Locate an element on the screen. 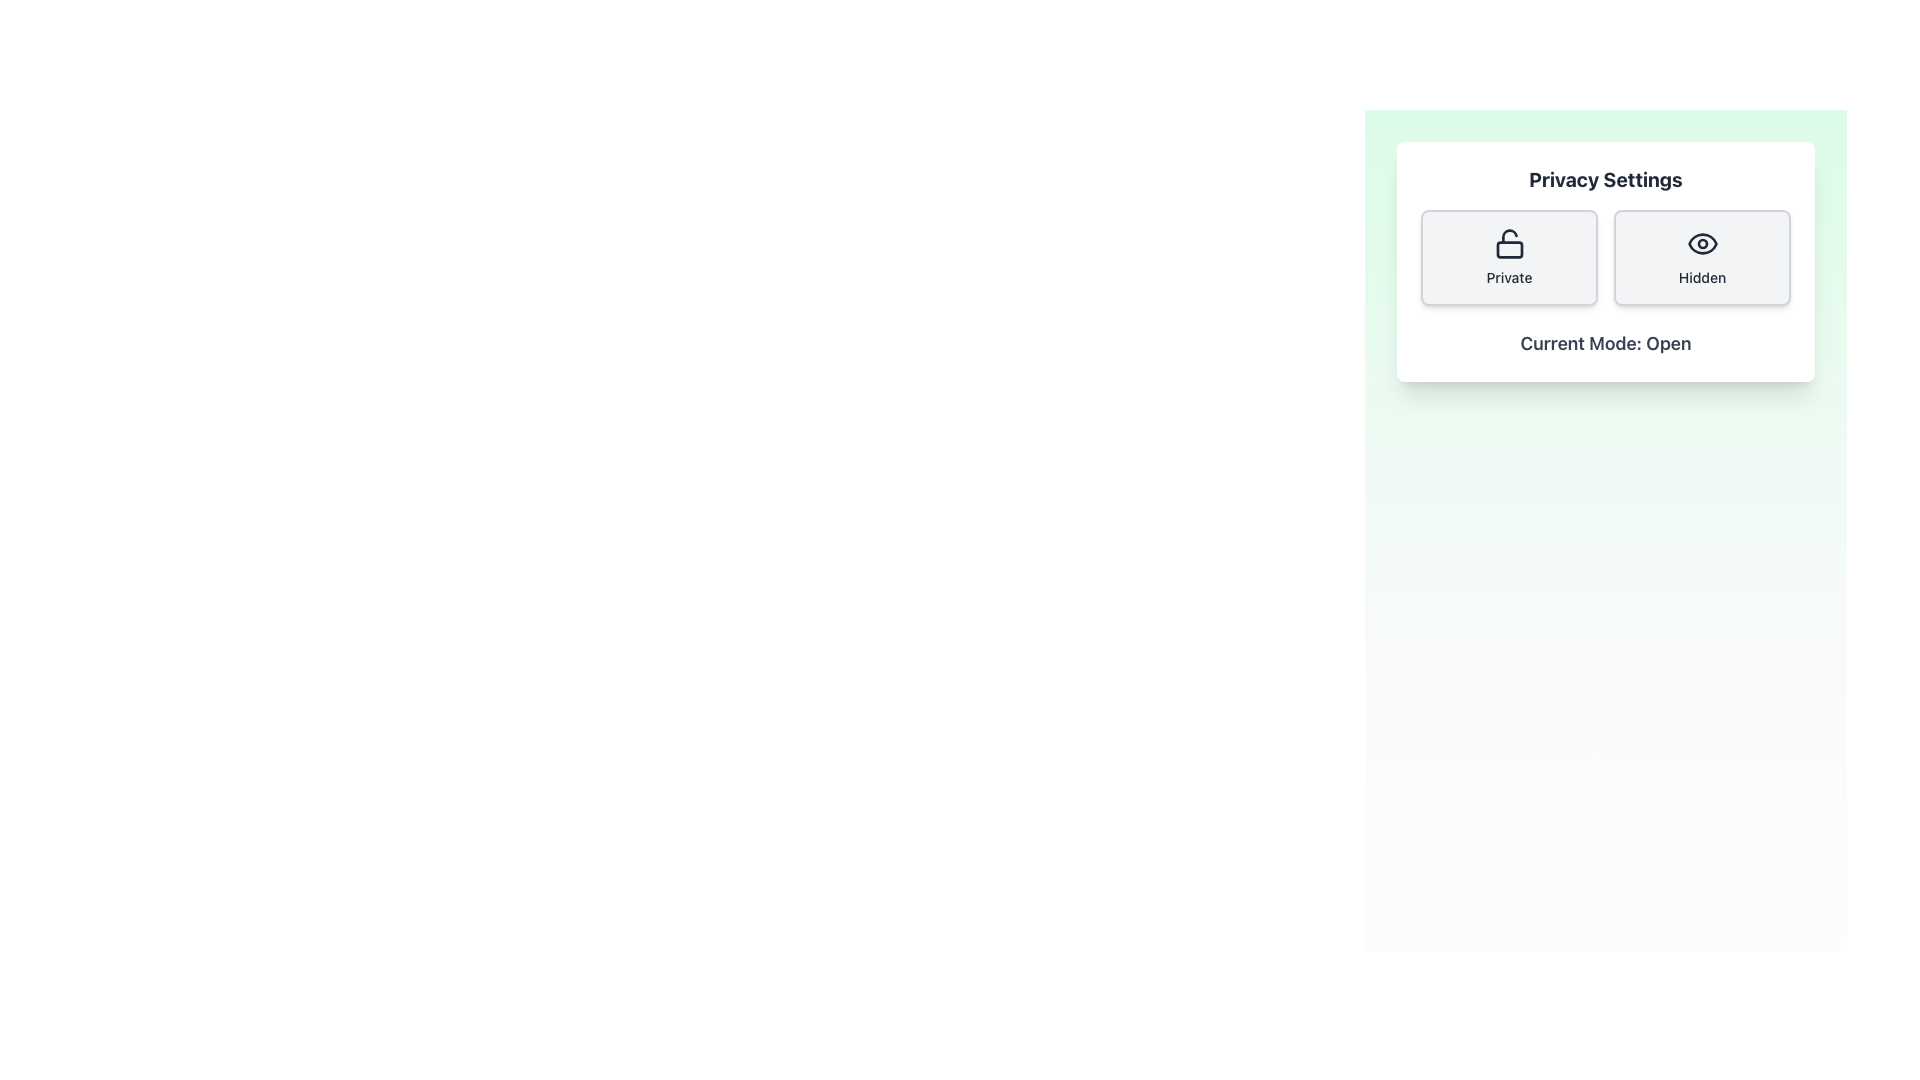 Image resolution: width=1920 pixels, height=1080 pixels. the upper curved portion of the open padlock icon located inside the 'Private' button in the 'Privacy Settings' panel is located at coordinates (1509, 235).